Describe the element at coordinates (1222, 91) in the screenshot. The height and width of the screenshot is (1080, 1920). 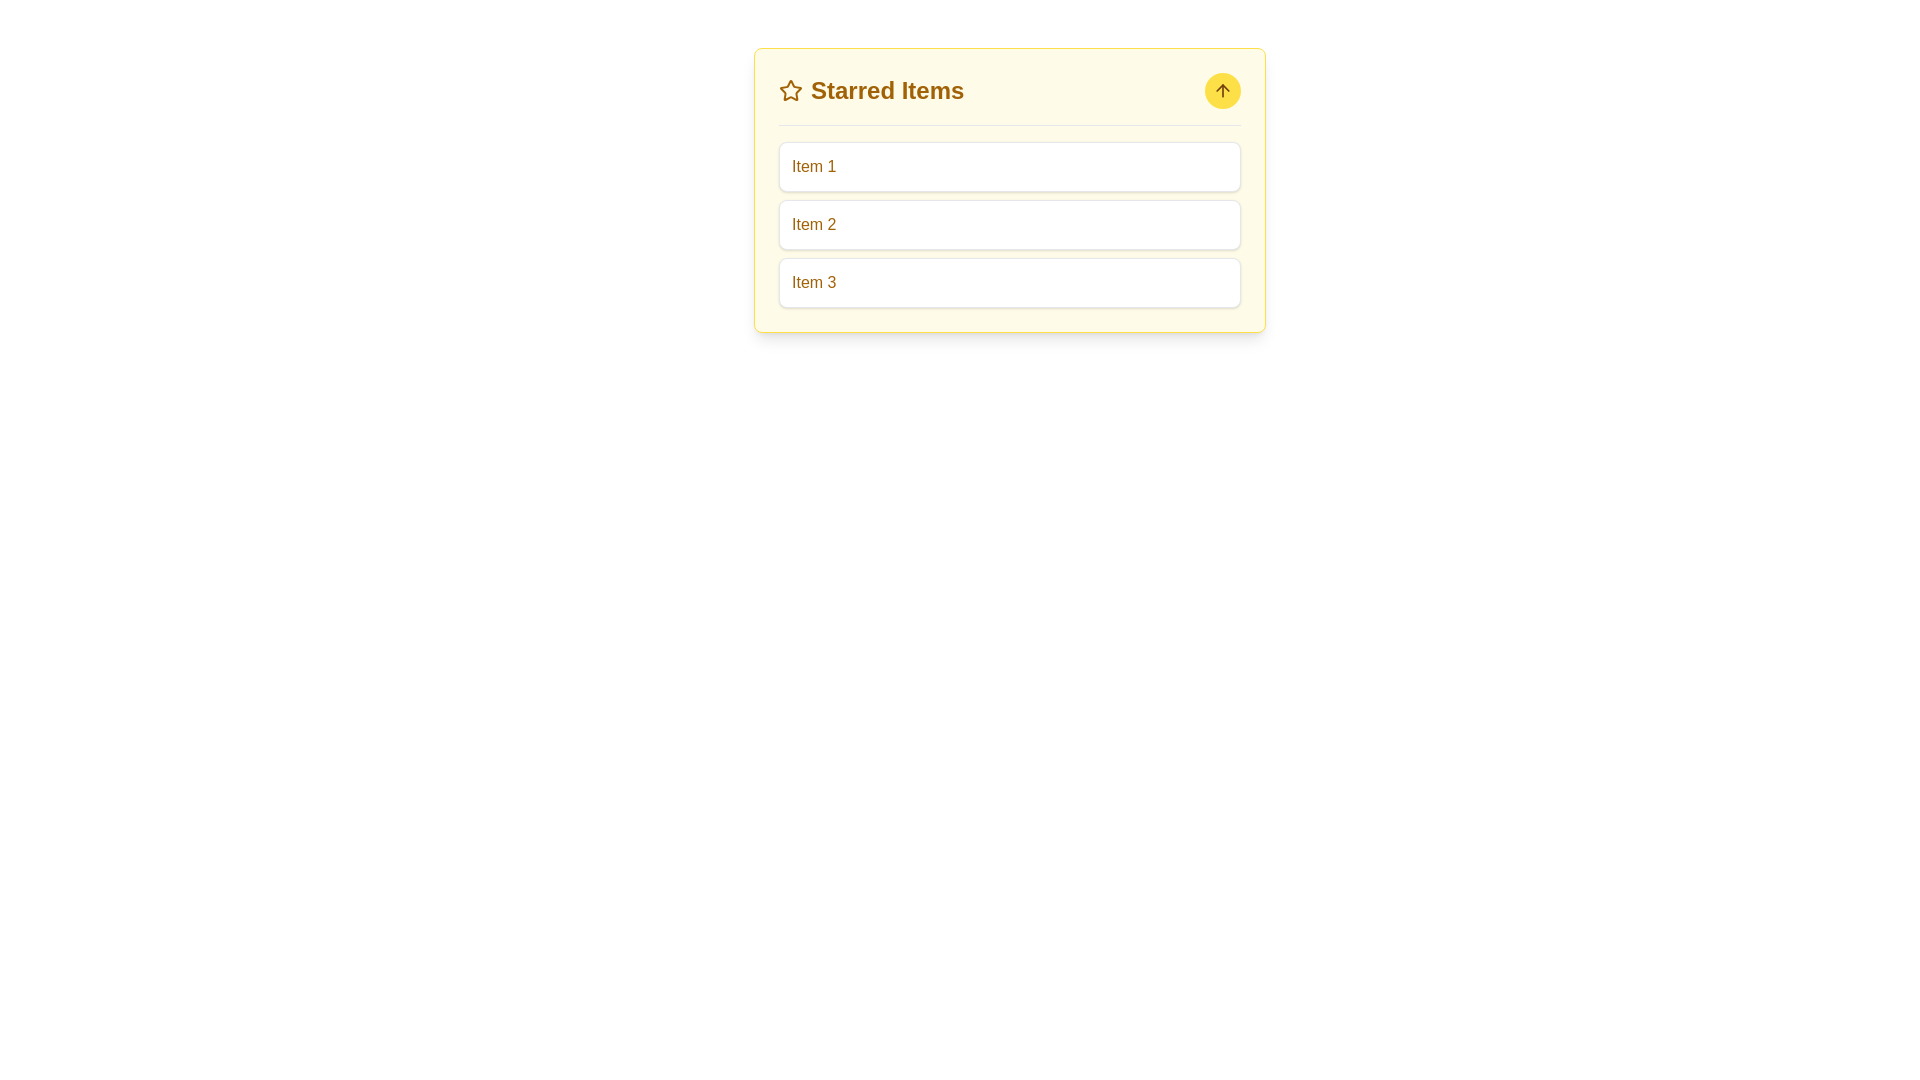
I see `the button in the top-right corner of the 'Starred Items' section` at that location.